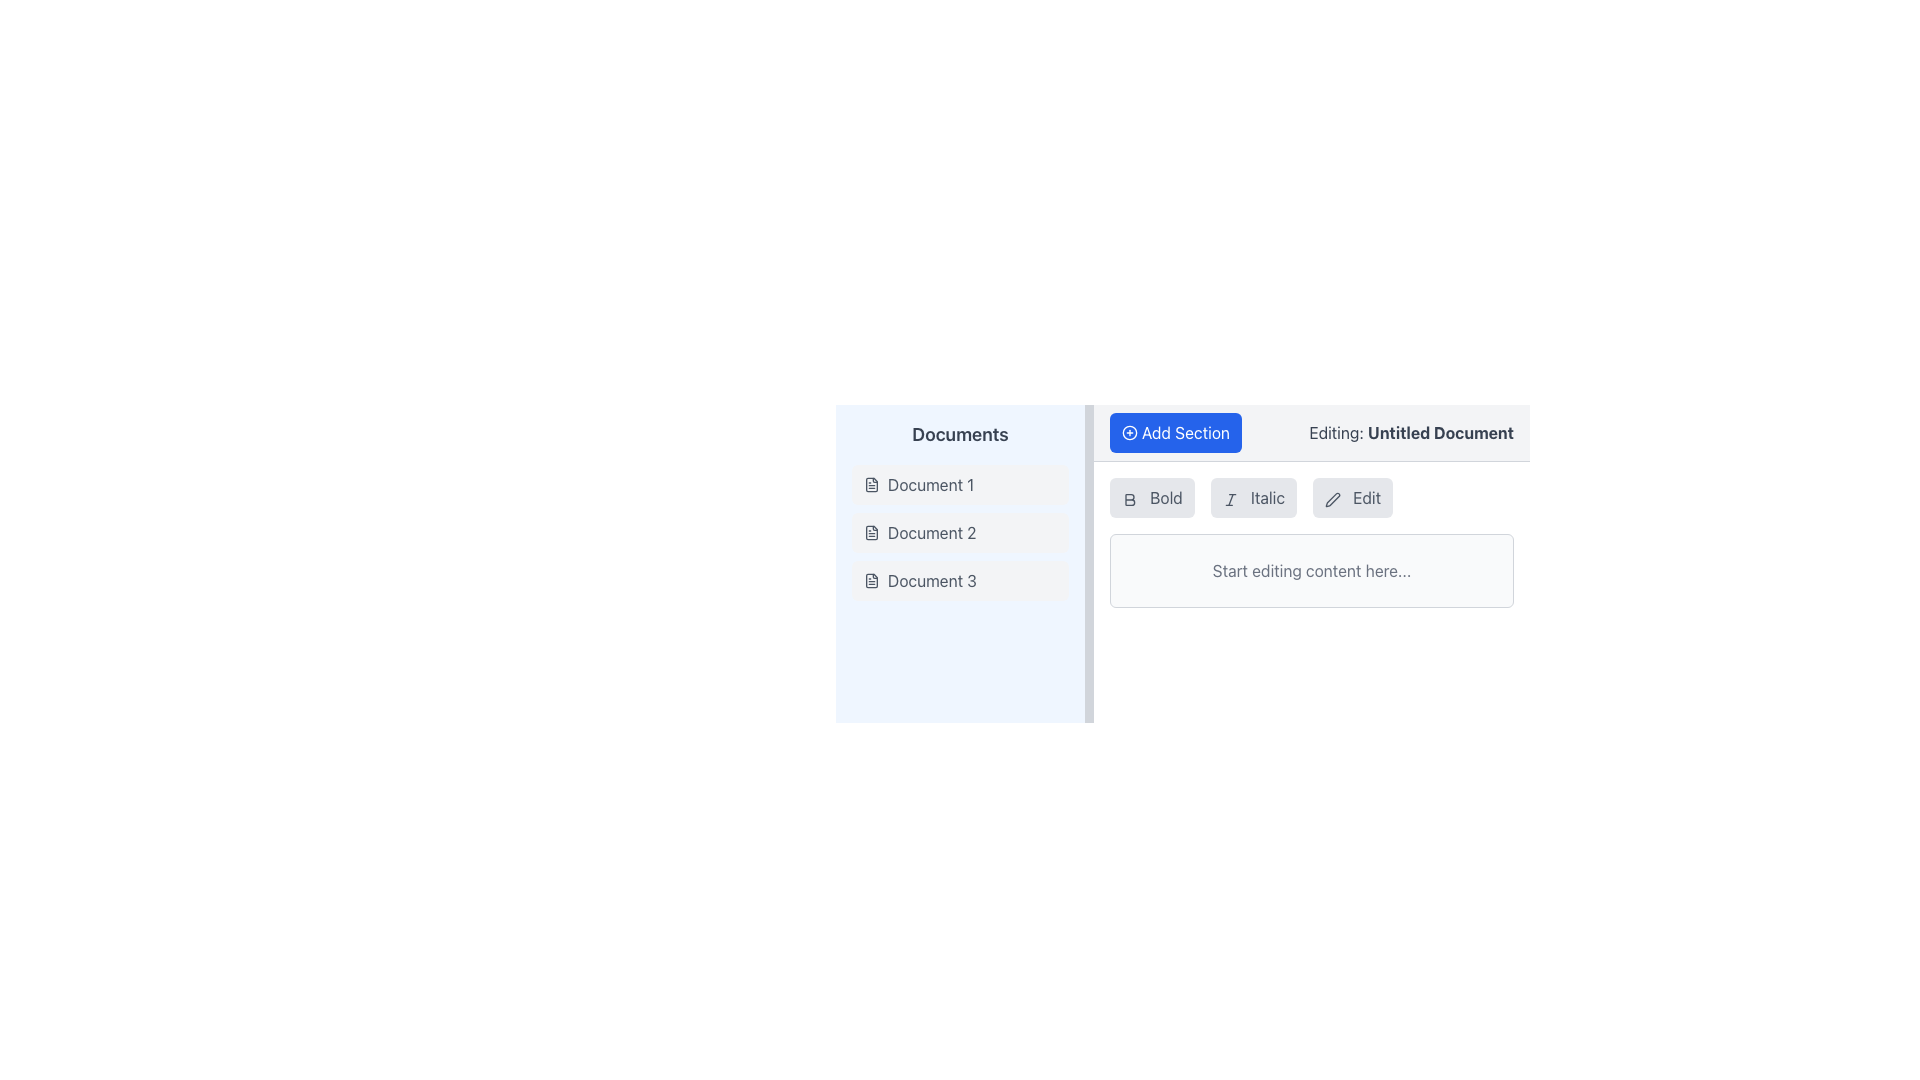 The image size is (1920, 1080). What do you see at coordinates (1129, 431) in the screenshot?
I see `the 'Add Section' icon located to the left of the blue rectangular 'Add Section' button` at bounding box center [1129, 431].